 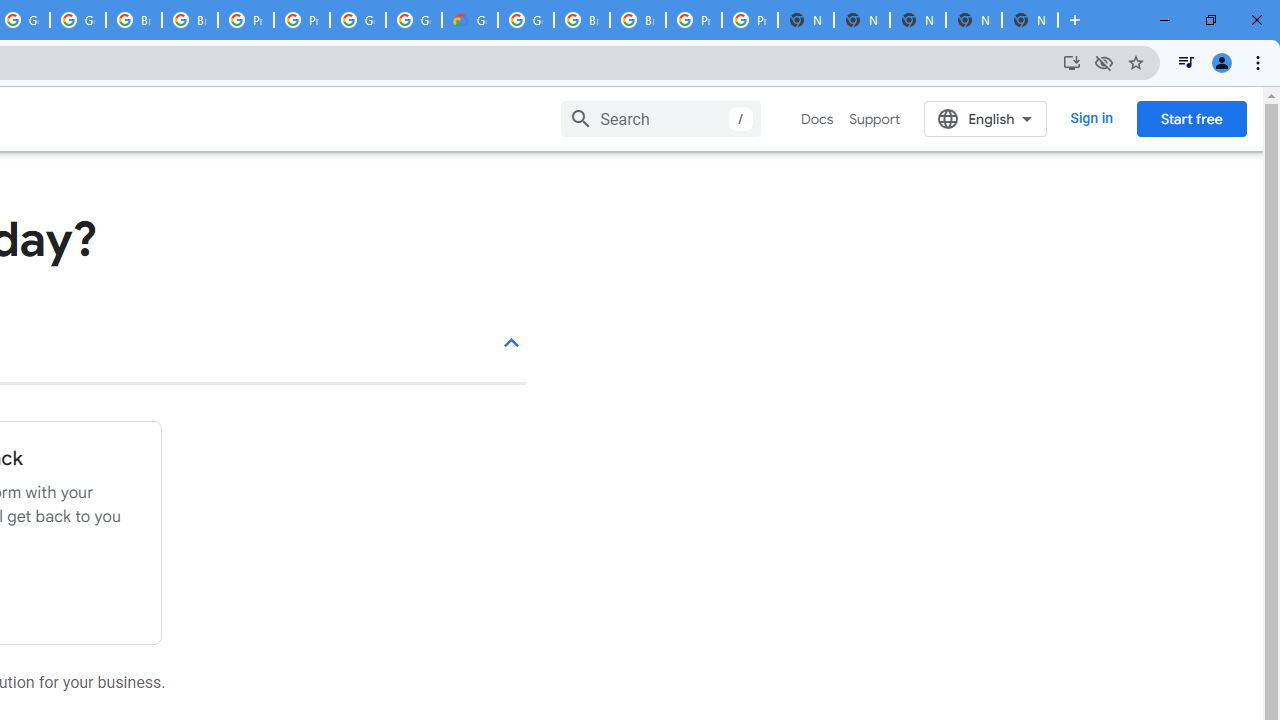 I want to click on 'Sign in', so click(x=1091, y=118).